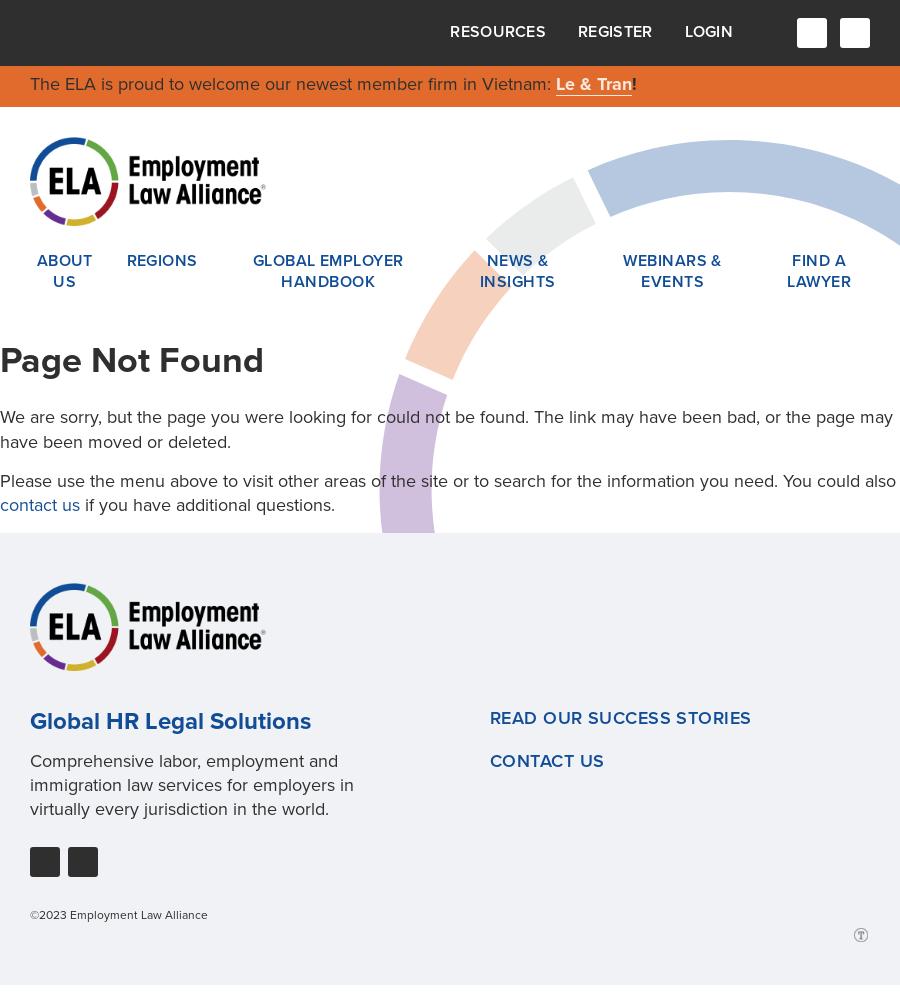  What do you see at coordinates (446, 429) in the screenshot?
I see `'We are sorry, but the page you were looking for could not be found. The link may have been bad, or the page may have been moved or deleted.'` at bounding box center [446, 429].